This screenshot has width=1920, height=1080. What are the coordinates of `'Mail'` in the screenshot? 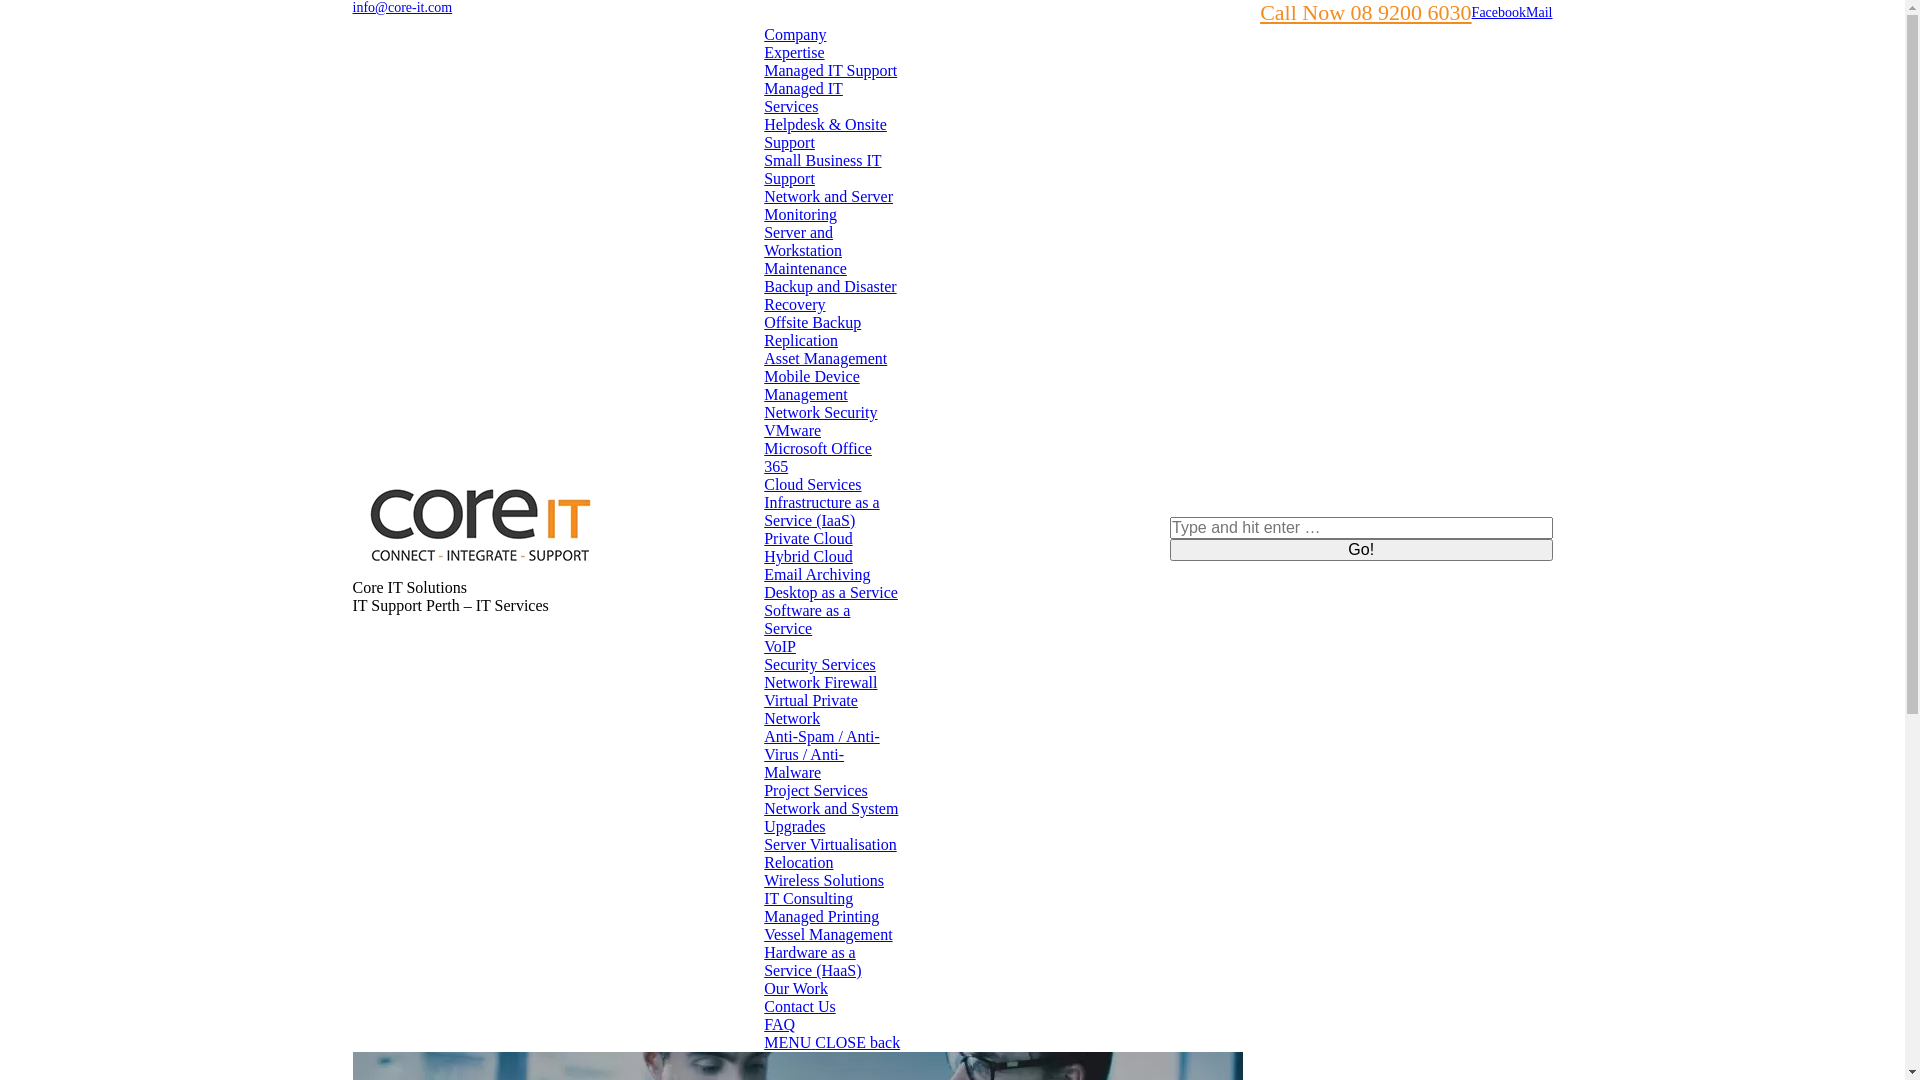 It's located at (1538, 12).